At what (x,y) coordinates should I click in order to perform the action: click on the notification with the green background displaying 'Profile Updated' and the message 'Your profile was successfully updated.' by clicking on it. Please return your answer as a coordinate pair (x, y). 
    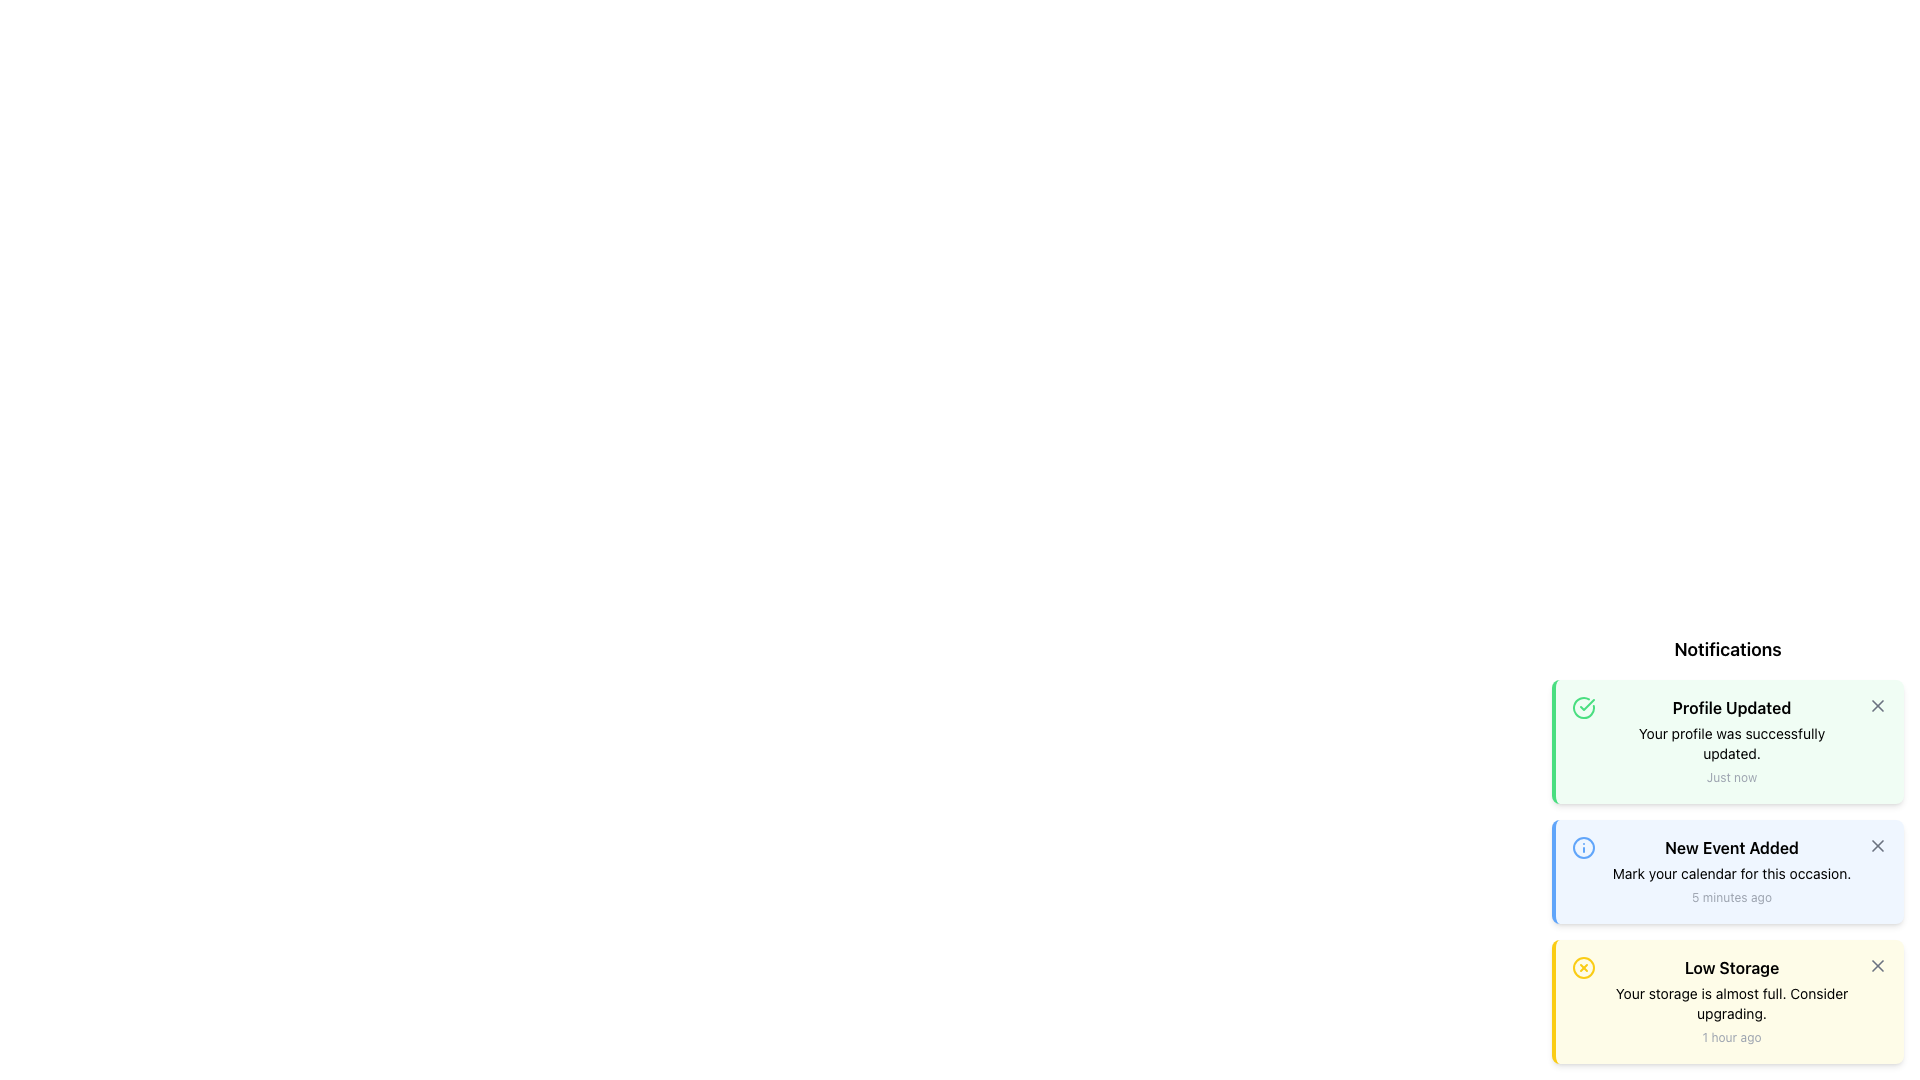
    Looking at the image, I should click on (1731, 741).